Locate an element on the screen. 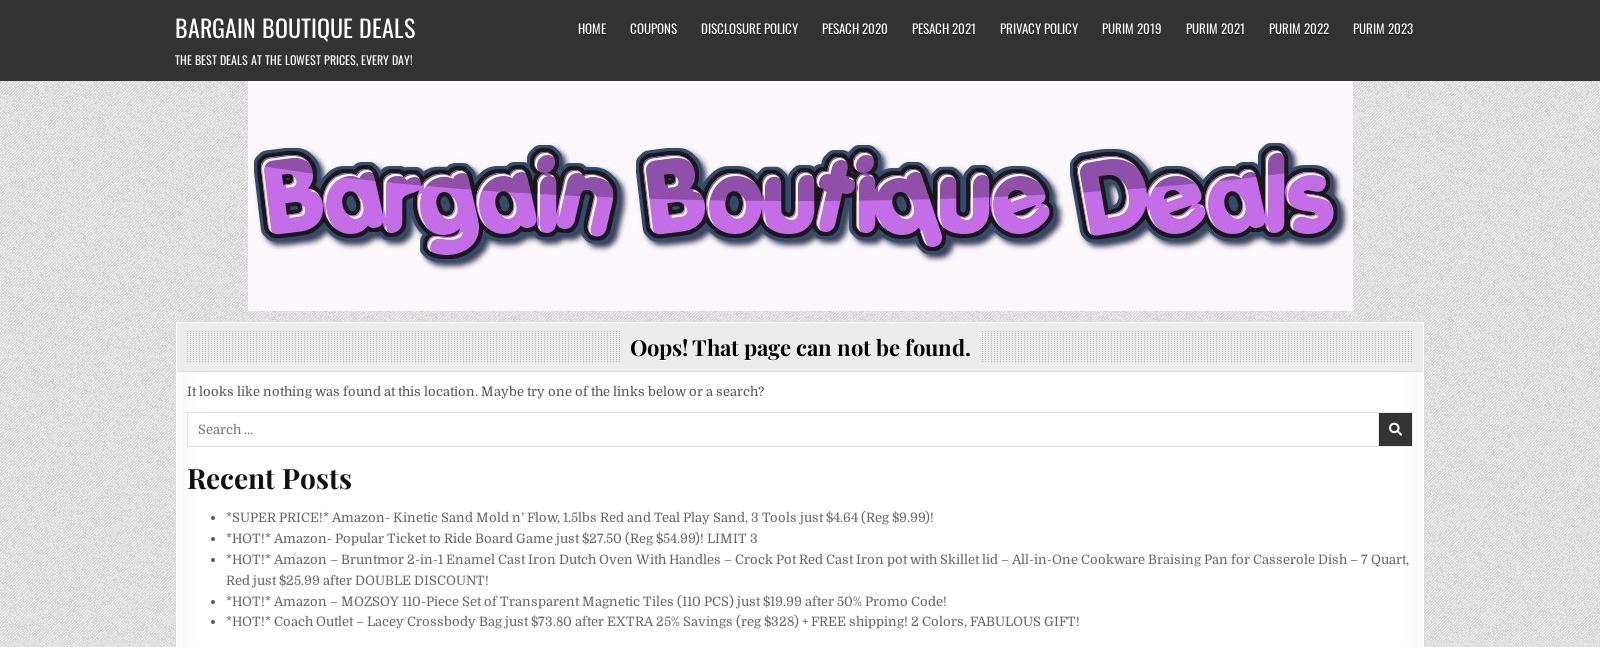 This screenshot has height=647, width=1600. '*HOT!* Amazon – MOZSOY 110-Piece Set of Transparent Magnetic Tiles (110 PCS) just $19.99 after 50% Promo Code!' is located at coordinates (225, 600).